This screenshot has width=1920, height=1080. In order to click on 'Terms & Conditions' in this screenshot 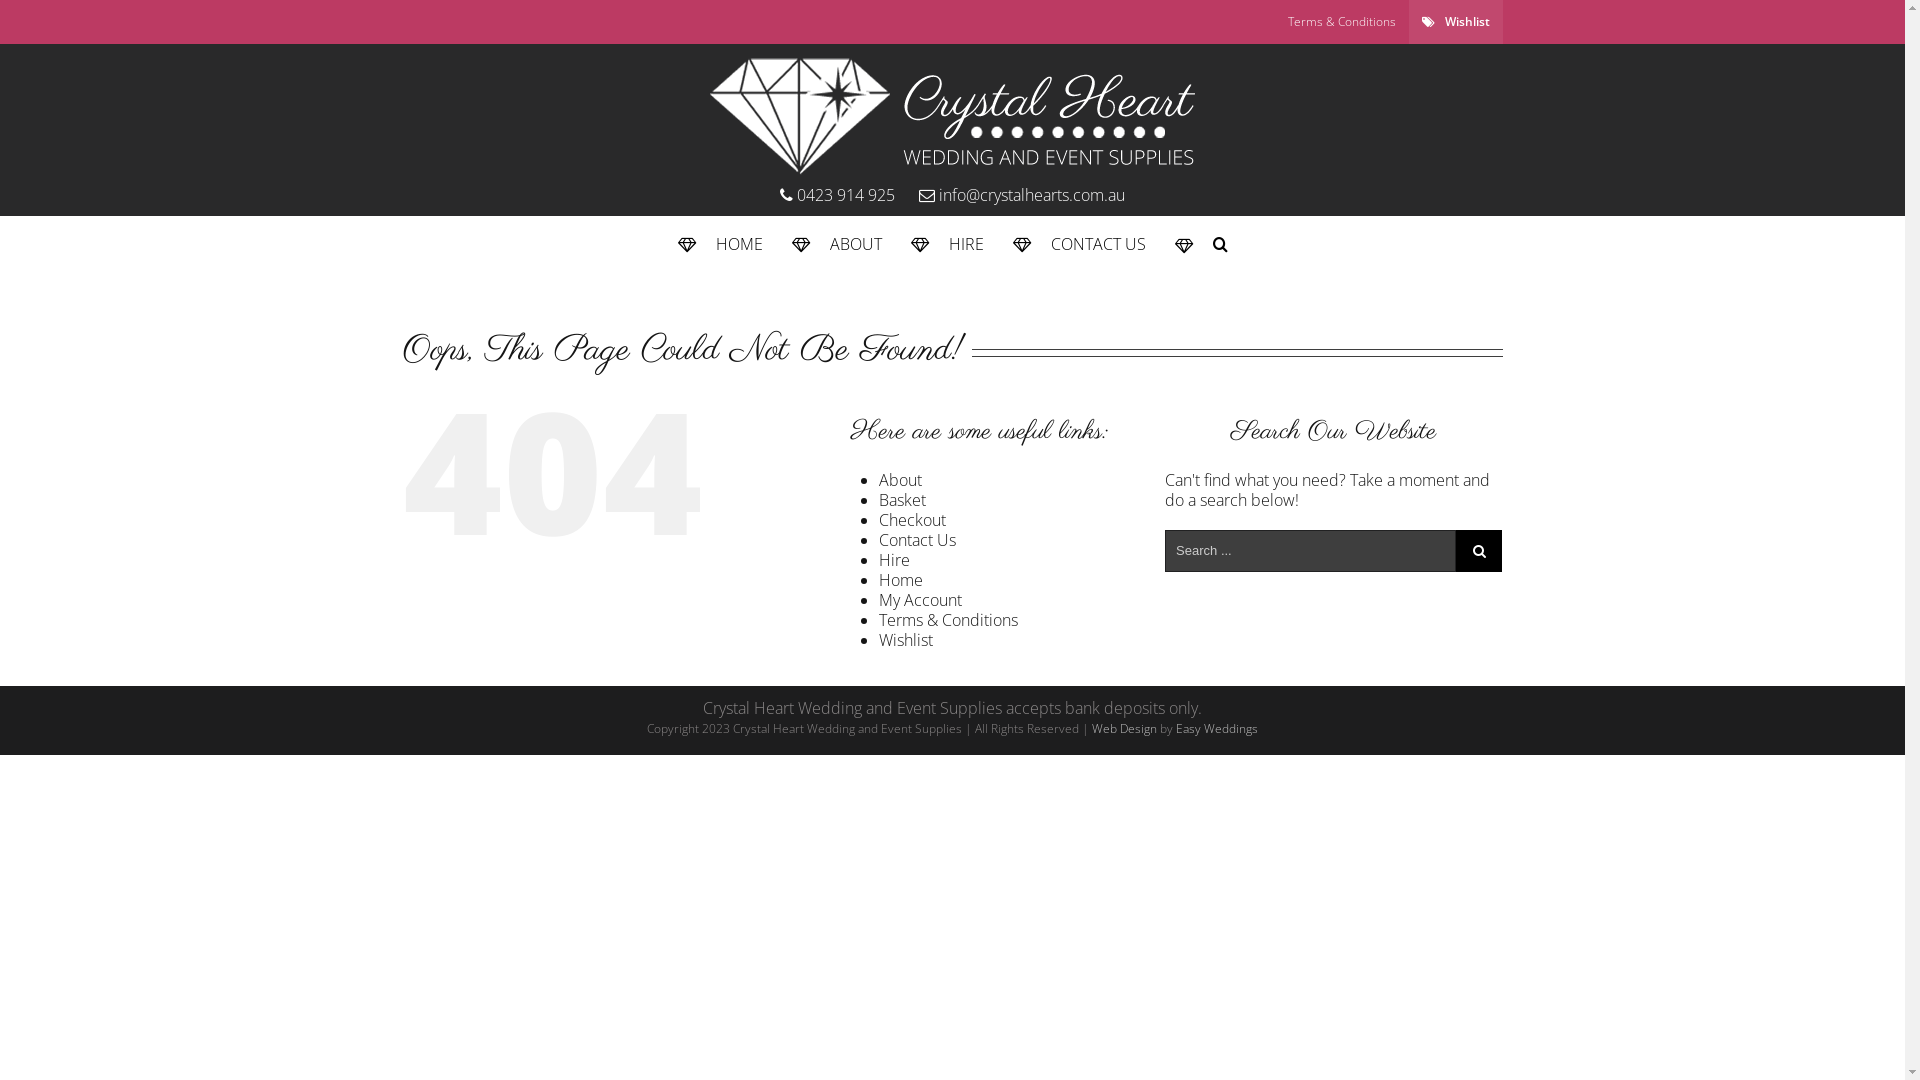, I will do `click(947, 619)`.